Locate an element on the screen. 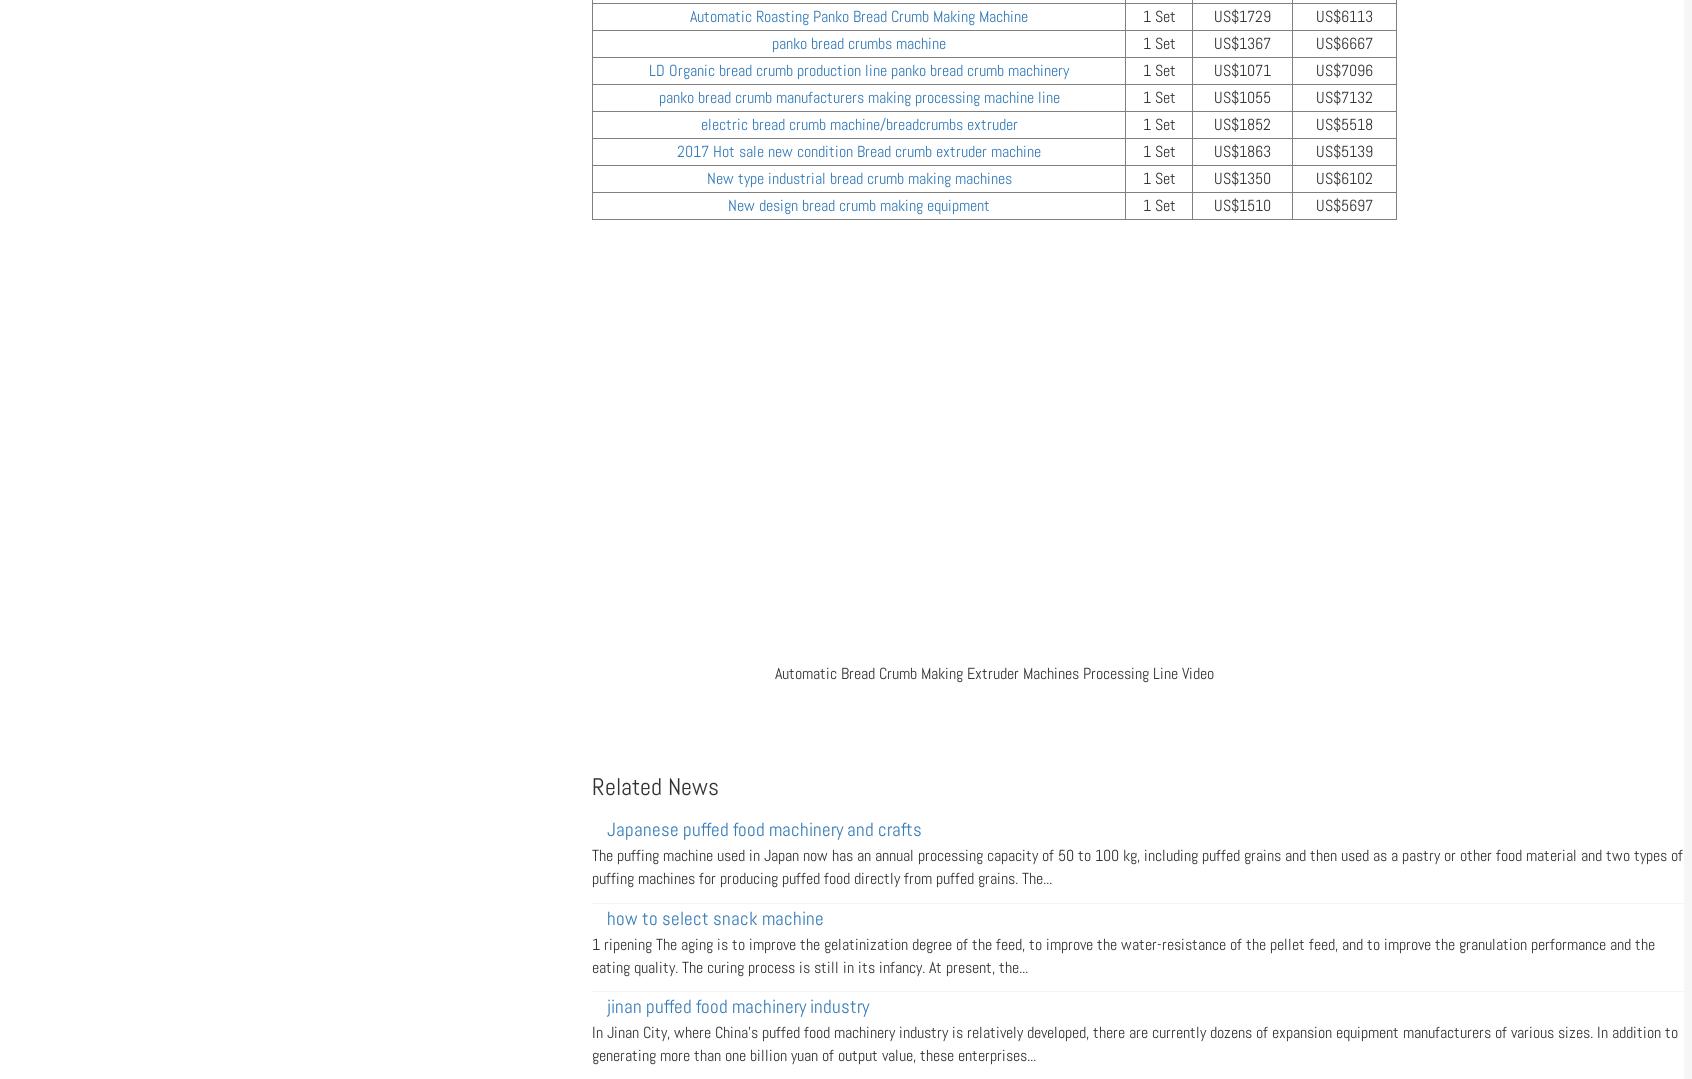 The image size is (1692, 1079). 'US$7096' is located at coordinates (1315, 69).